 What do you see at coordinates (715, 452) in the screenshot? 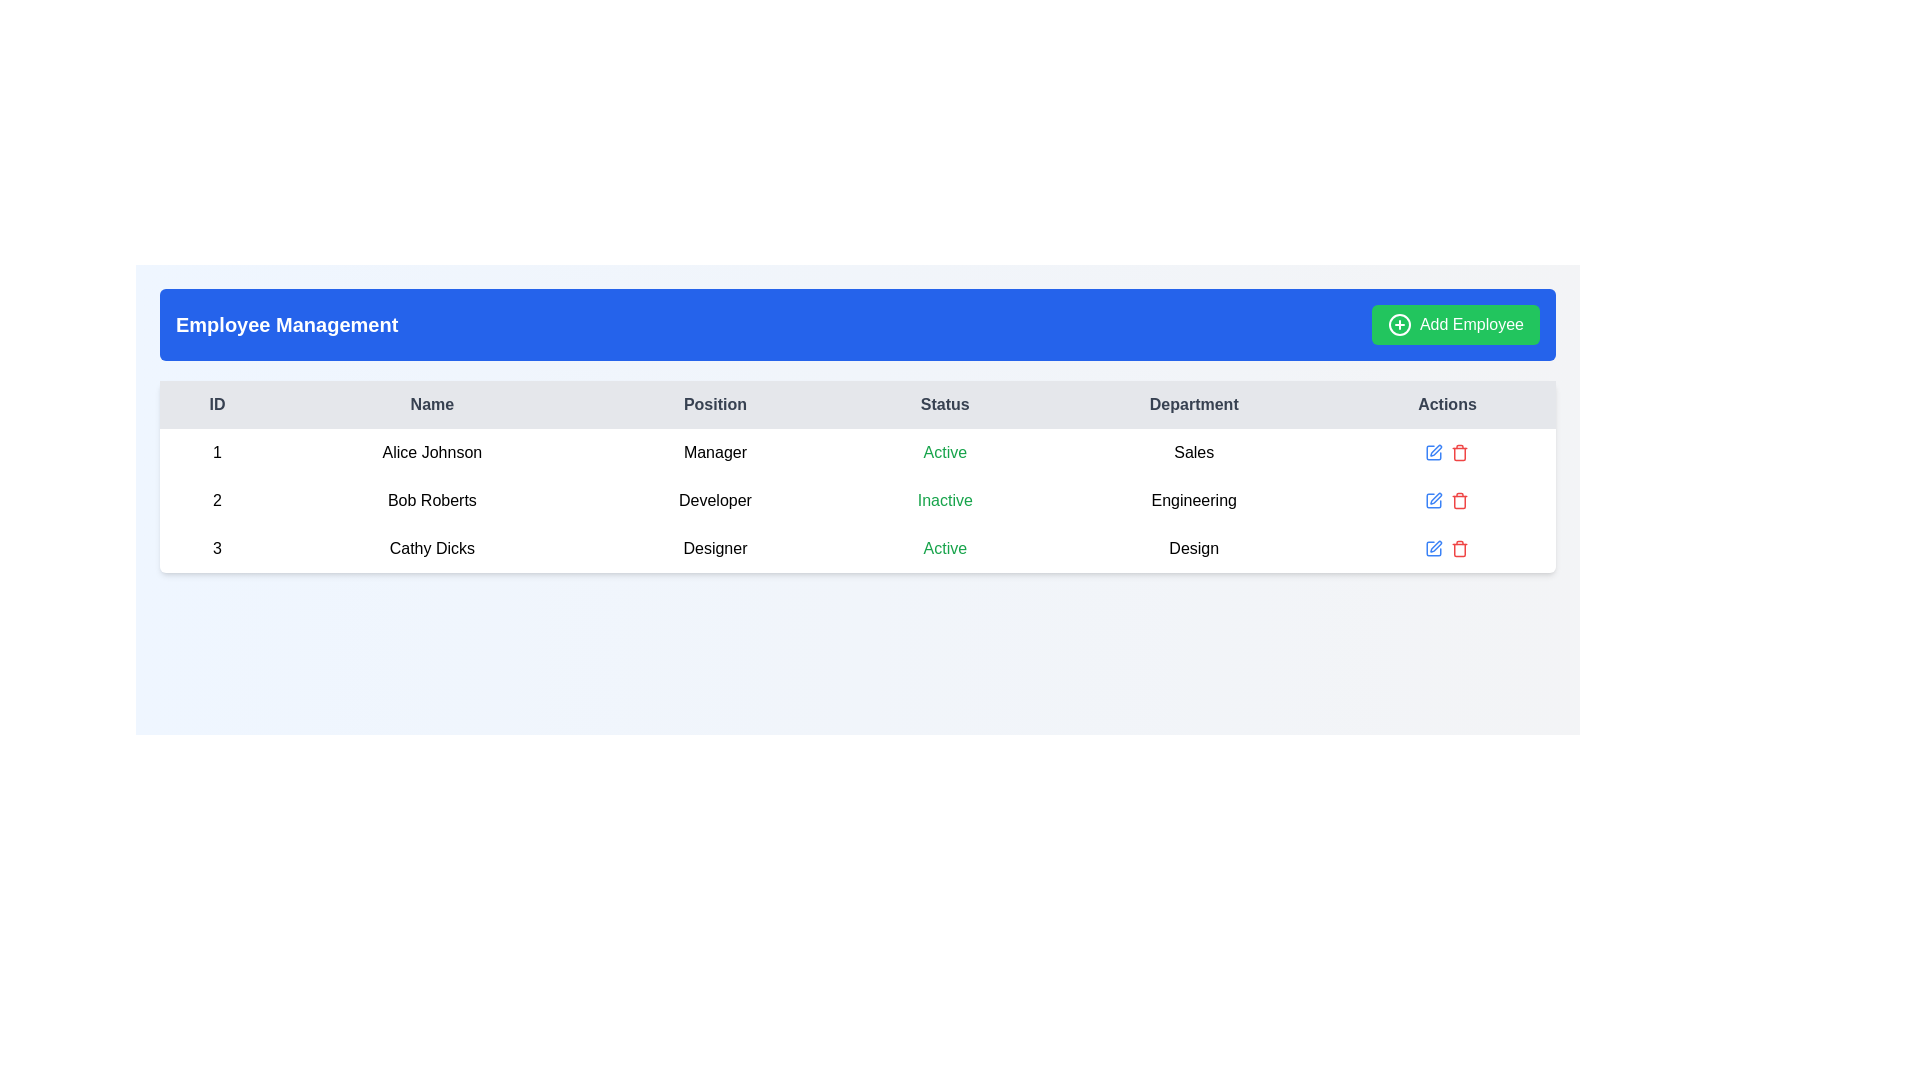
I see `the text label displaying 'Manager' located in the second row of the table under the 'Position' column, which is the third column from the left associated with 'Alice Johnson'` at bounding box center [715, 452].